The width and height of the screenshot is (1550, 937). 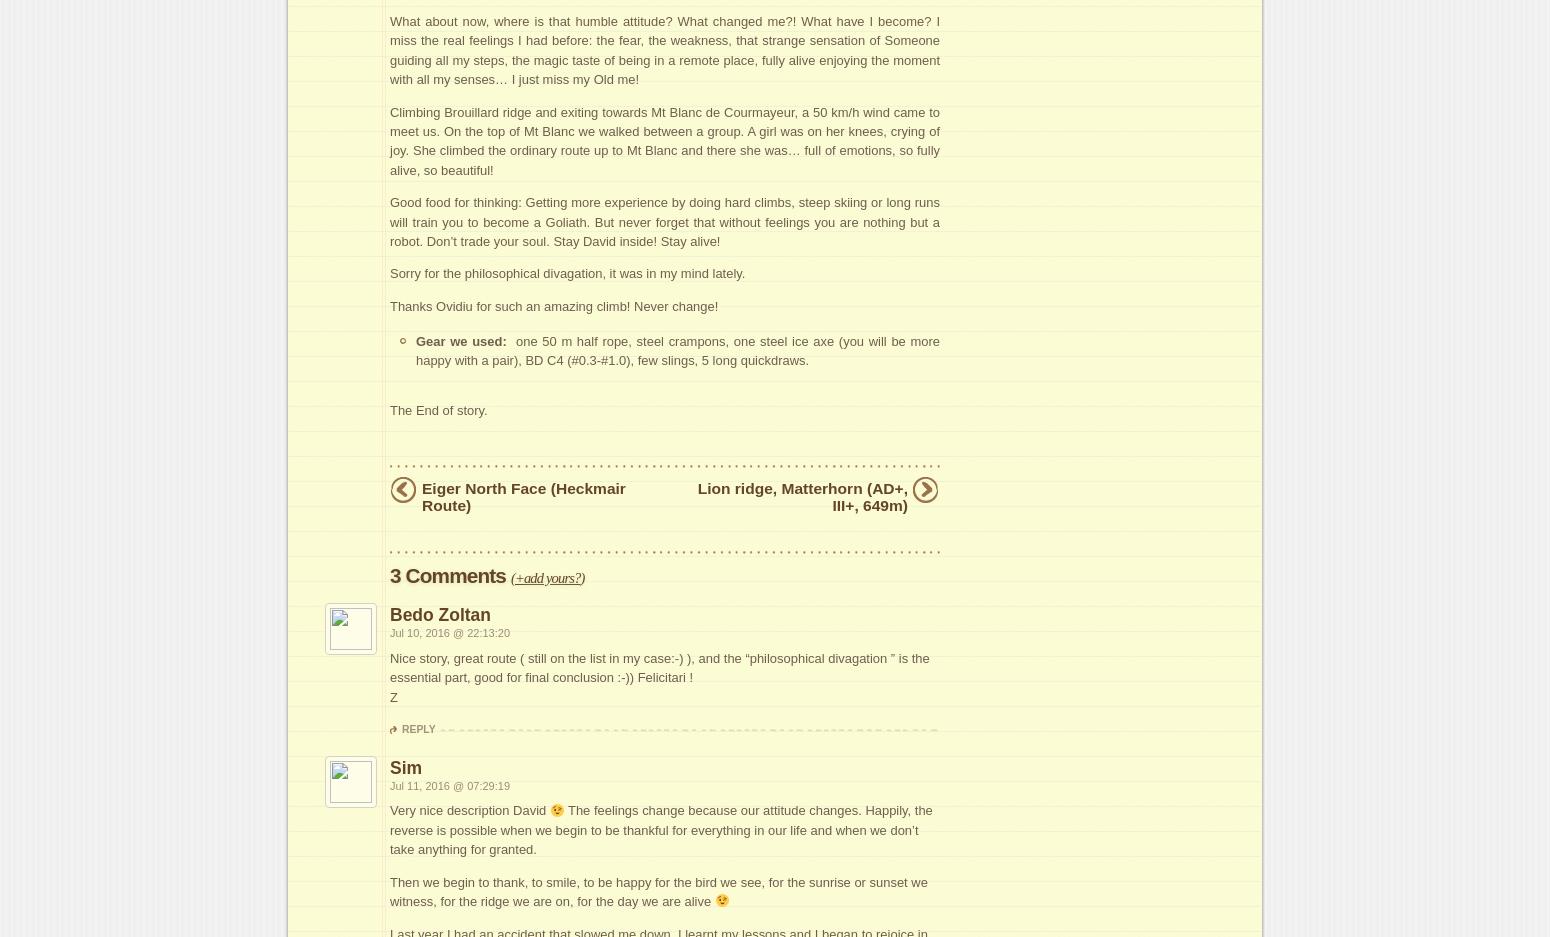 I want to click on 'Then we begin to thank, to smile, to be happy for the bird we see, for the sunrise or sunset we witness, for the ridge we are on, for the day we are alive', so click(x=657, y=890).